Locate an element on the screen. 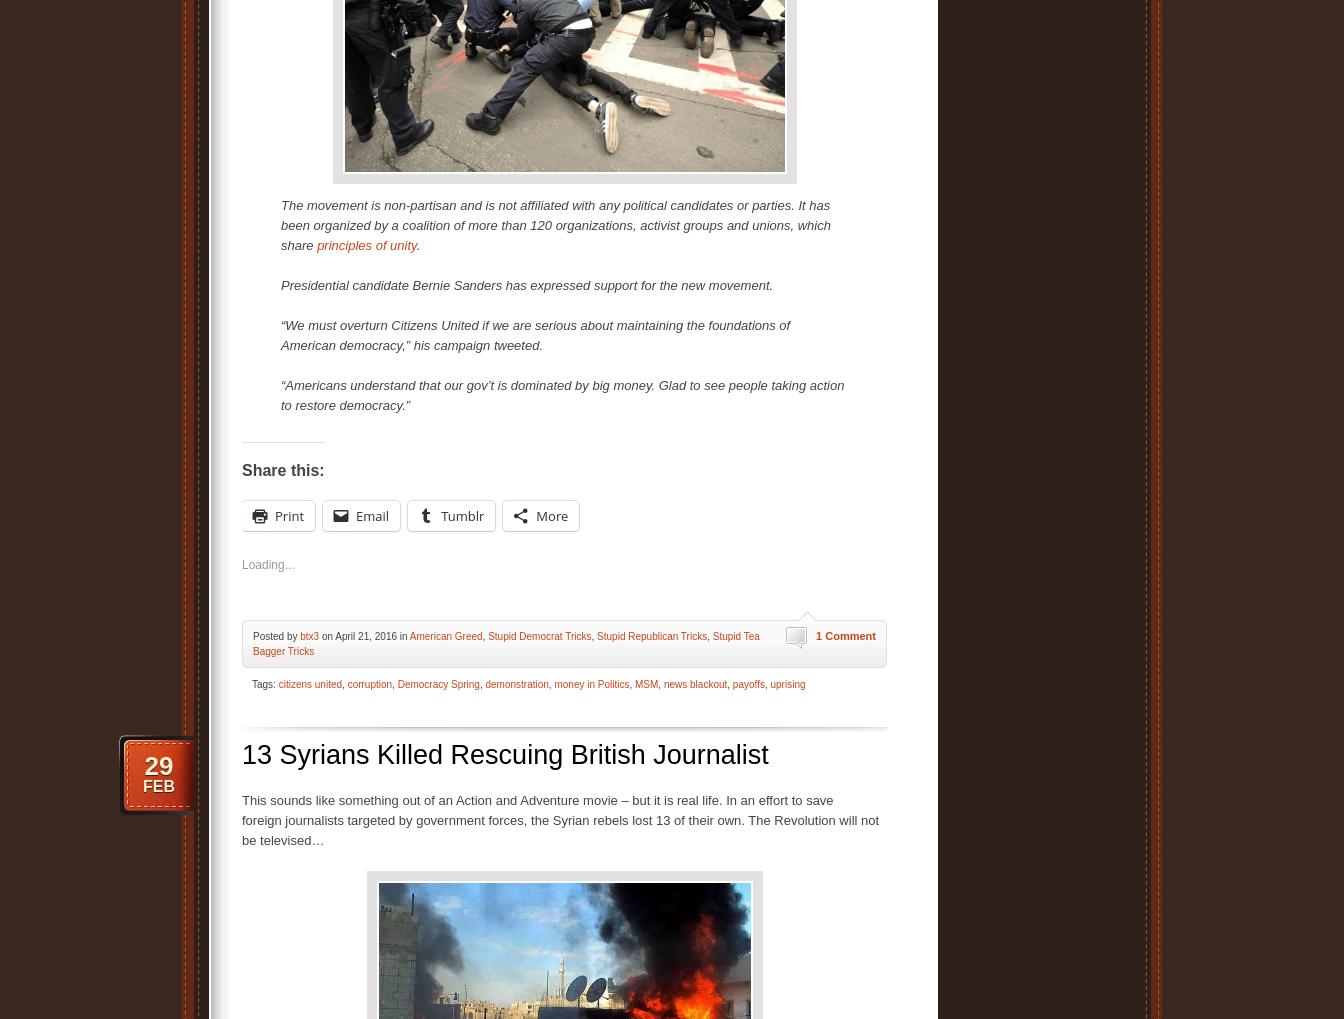  'The movement is non-partisan and is not affiliated with any political candidates or parties. It has been organized by a coalition of more than 120 organizations, activist groups and unions, which share' is located at coordinates (281, 223).